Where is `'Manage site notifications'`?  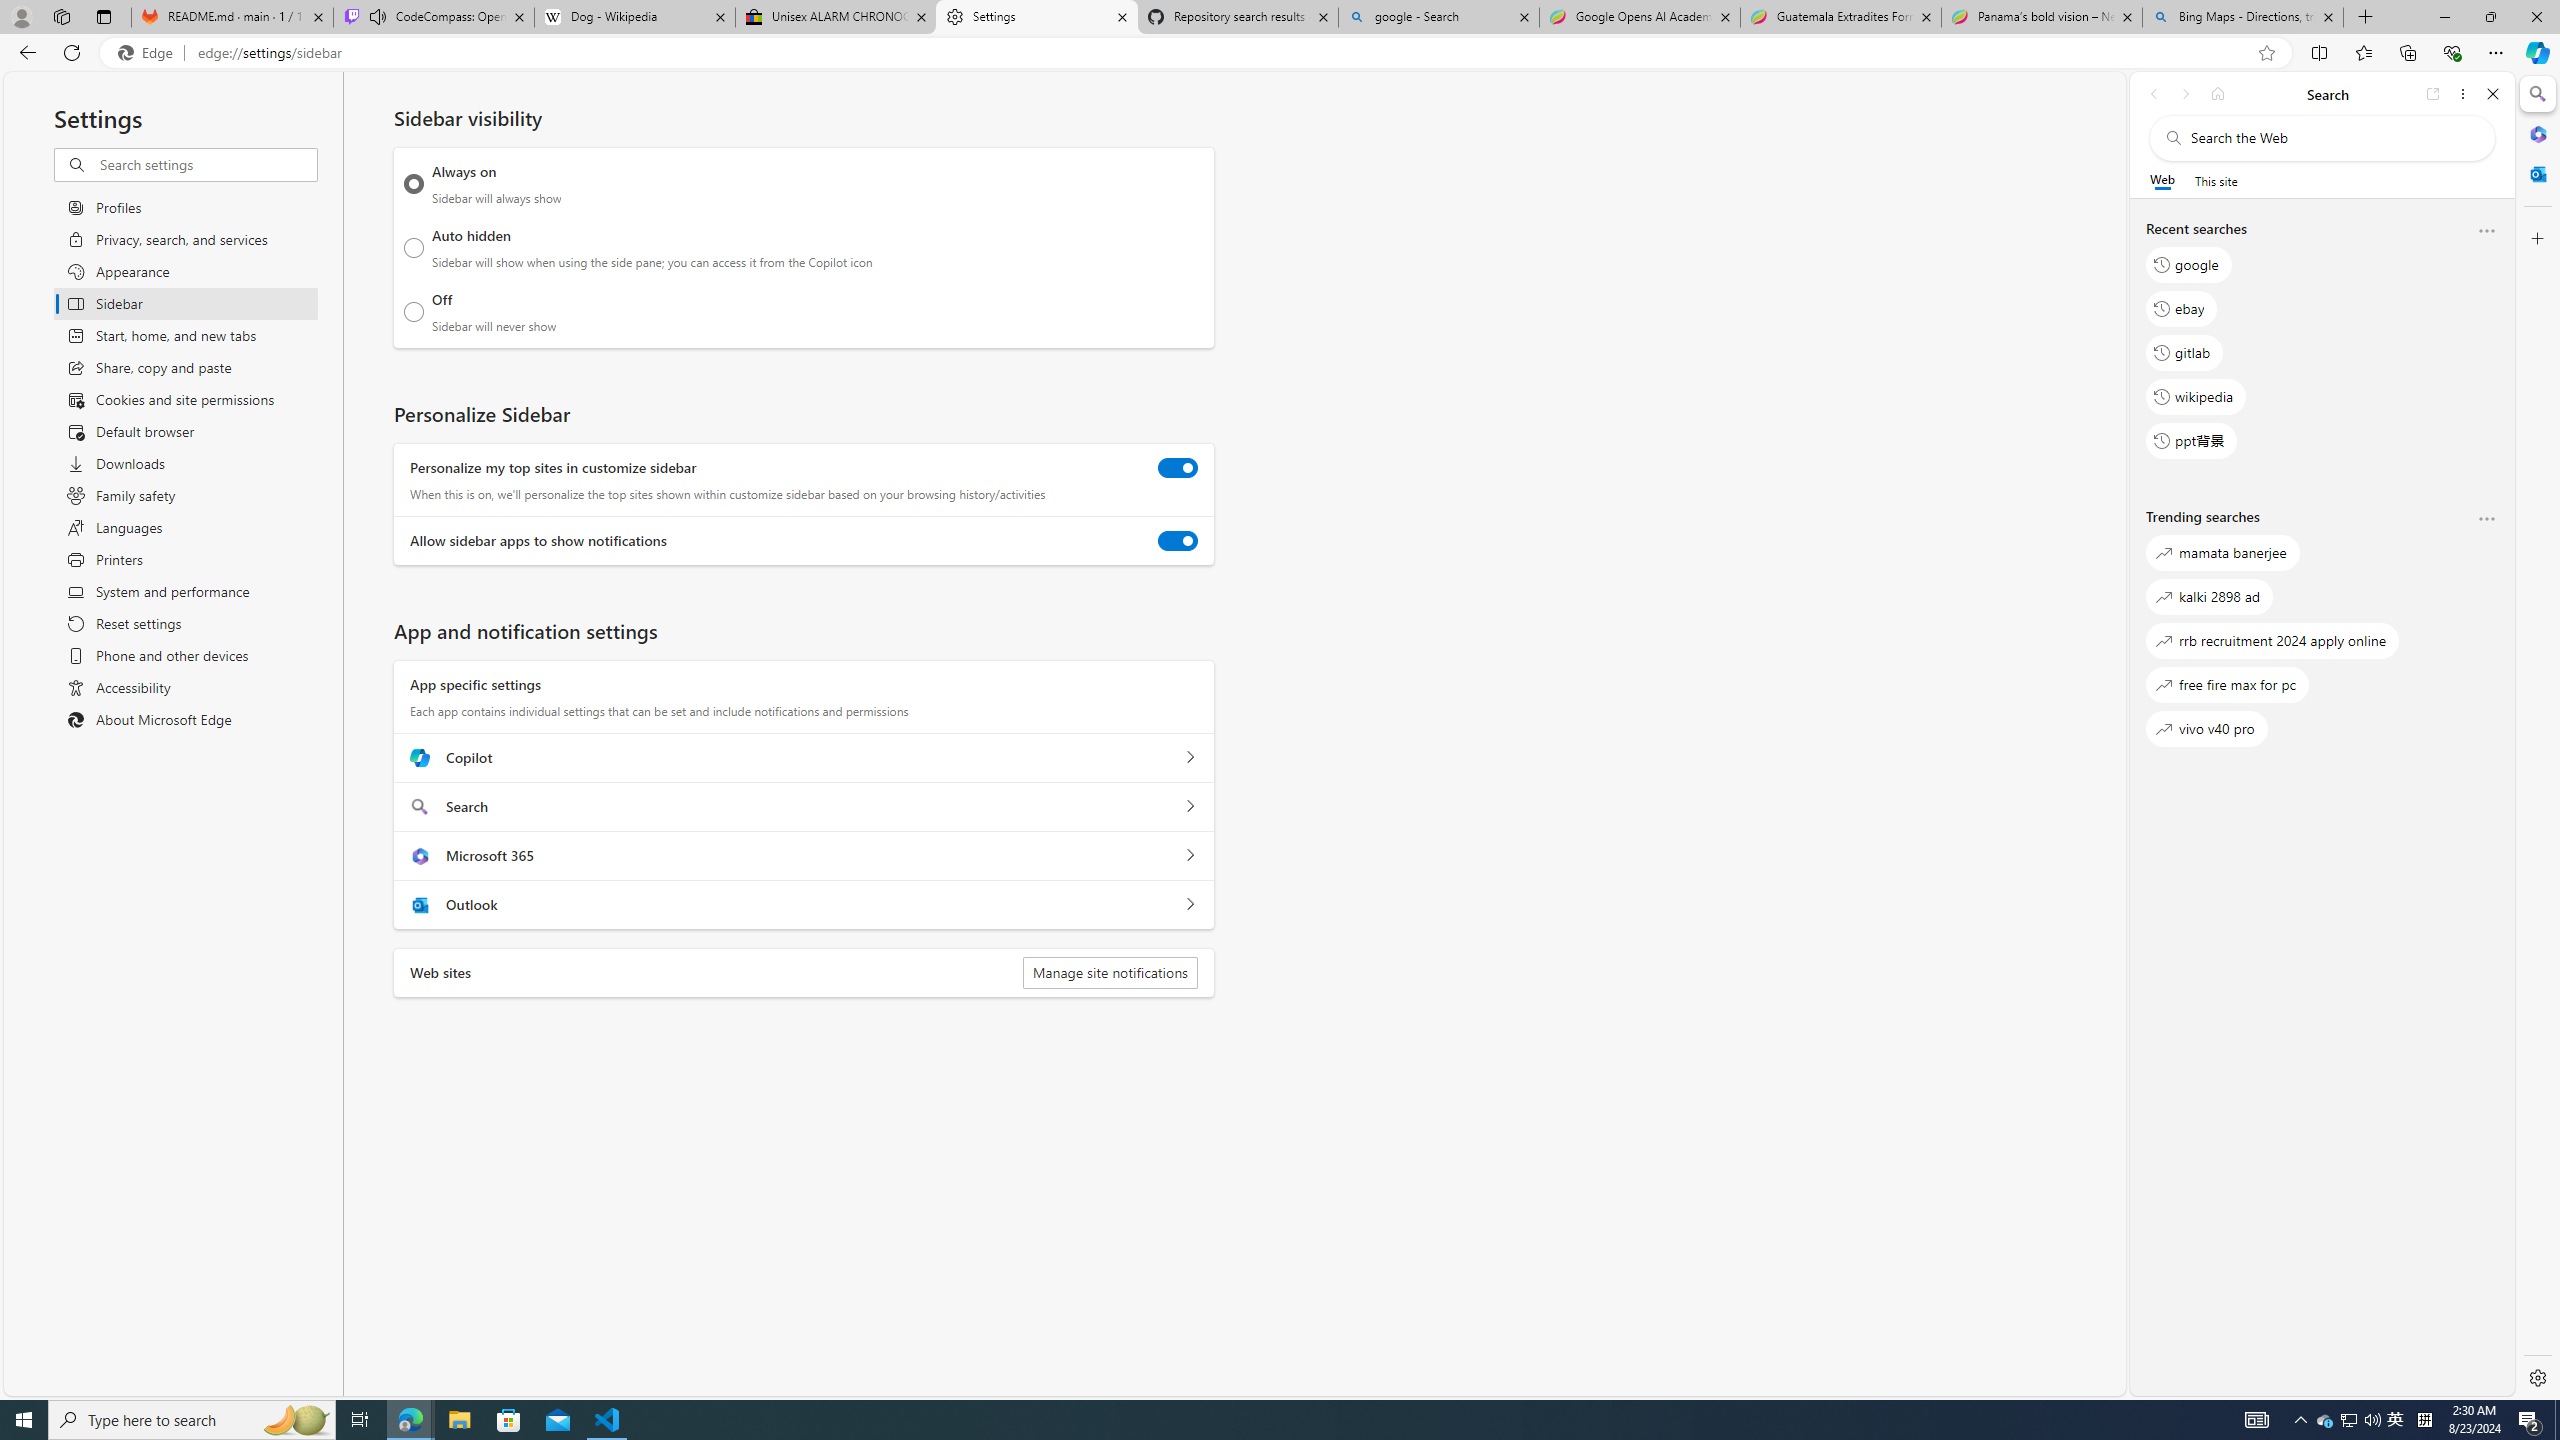 'Manage site notifications' is located at coordinates (1108, 972).